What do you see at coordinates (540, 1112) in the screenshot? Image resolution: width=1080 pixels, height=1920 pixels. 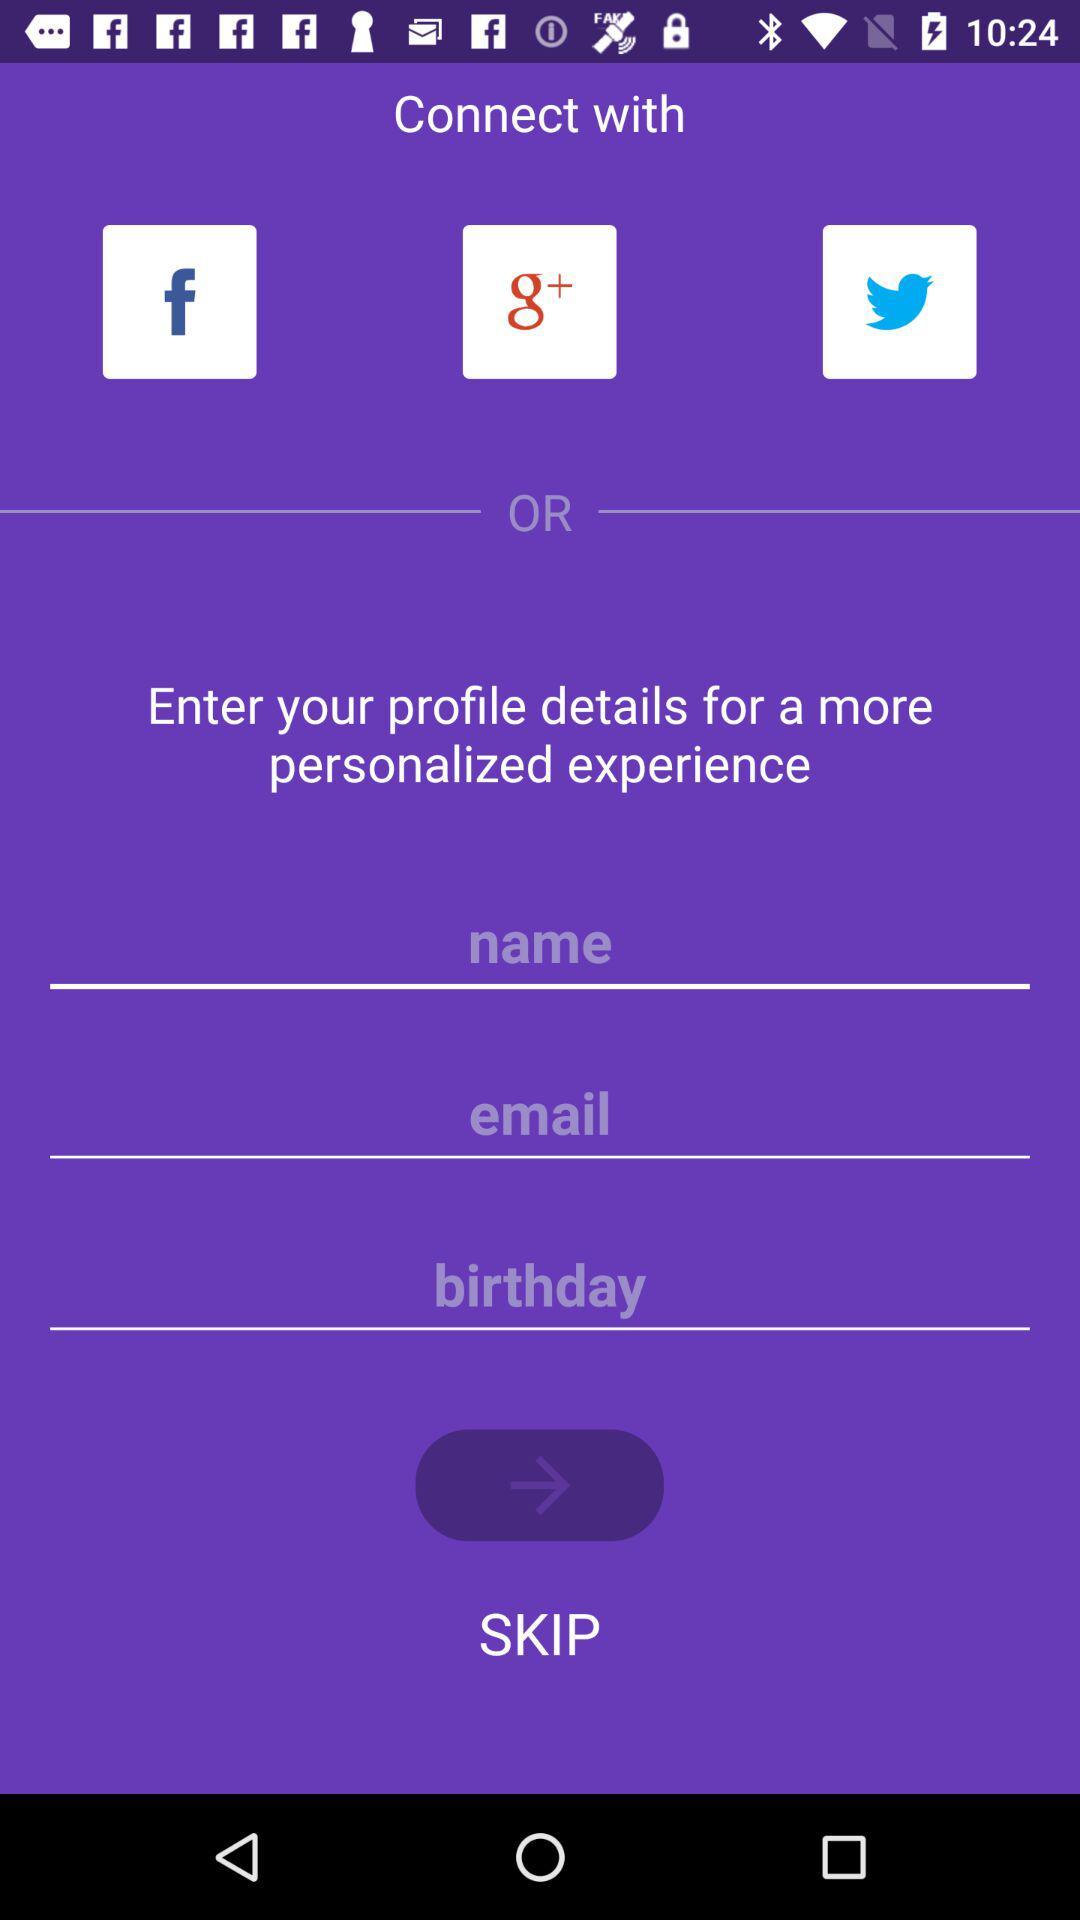 I see `a note` at bounding box center [540, 1112].